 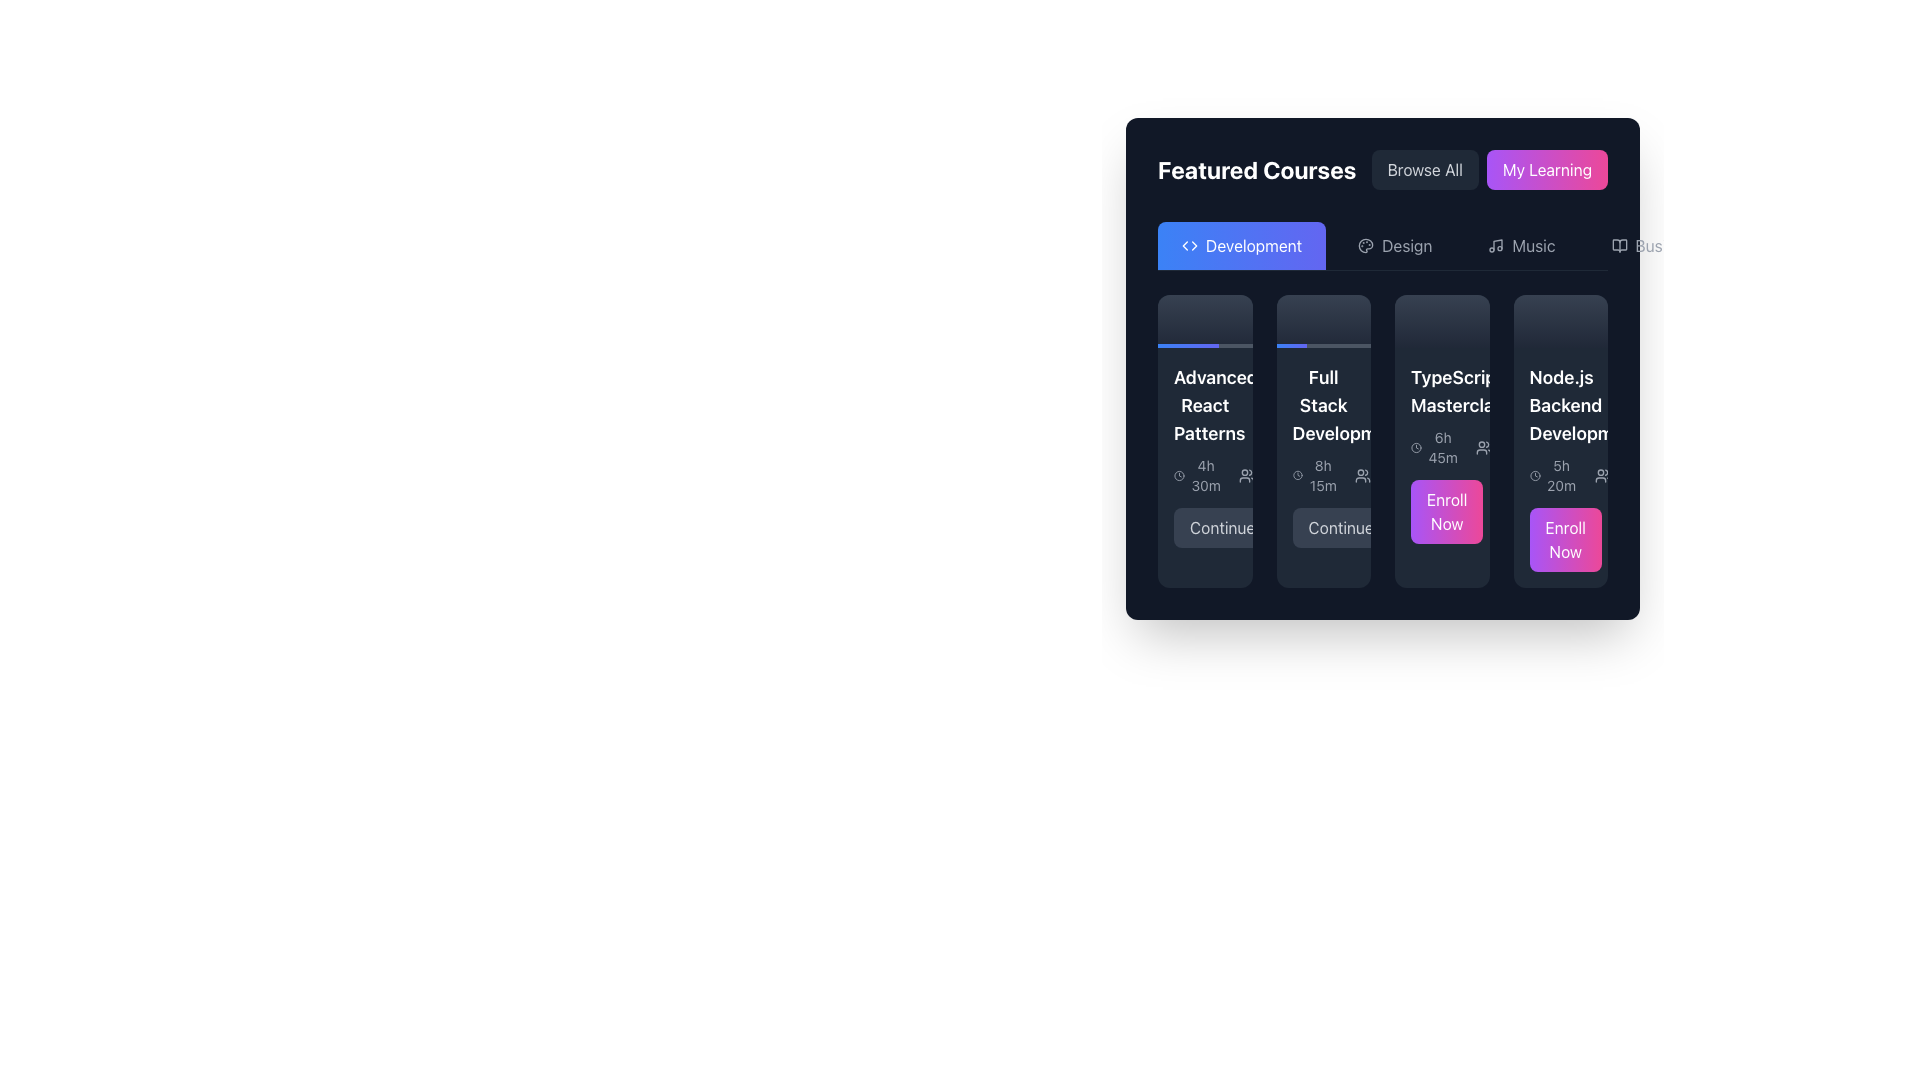 I want to click on the 'Continue' button in the Course overview module titled 'Full Stack Development' to proceed, so click(x=1323, y=456).